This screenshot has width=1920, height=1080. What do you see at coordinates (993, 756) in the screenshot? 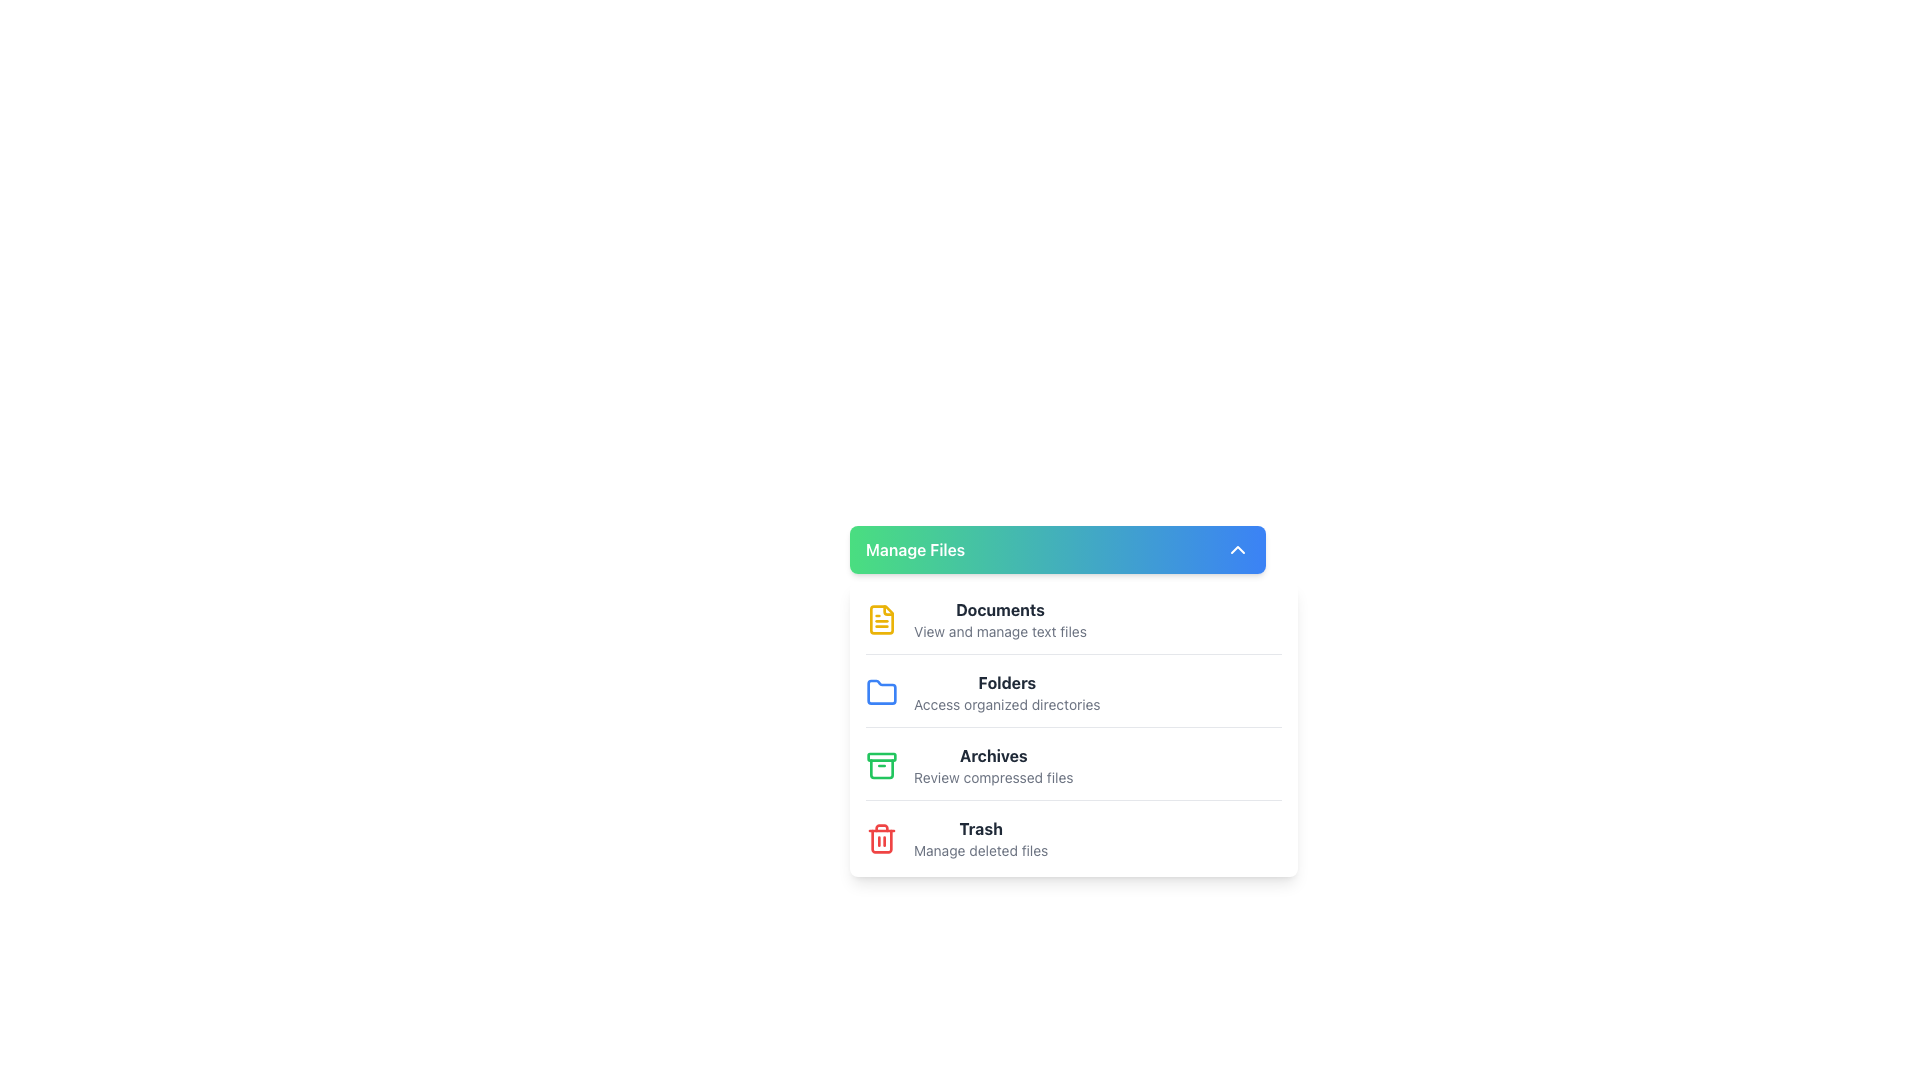
I see `the bold text label reading 'Archives', which is styled in dark gray and positioned in the 'Manage Files' section as the third item in the list` at bounding box center [993, 756].